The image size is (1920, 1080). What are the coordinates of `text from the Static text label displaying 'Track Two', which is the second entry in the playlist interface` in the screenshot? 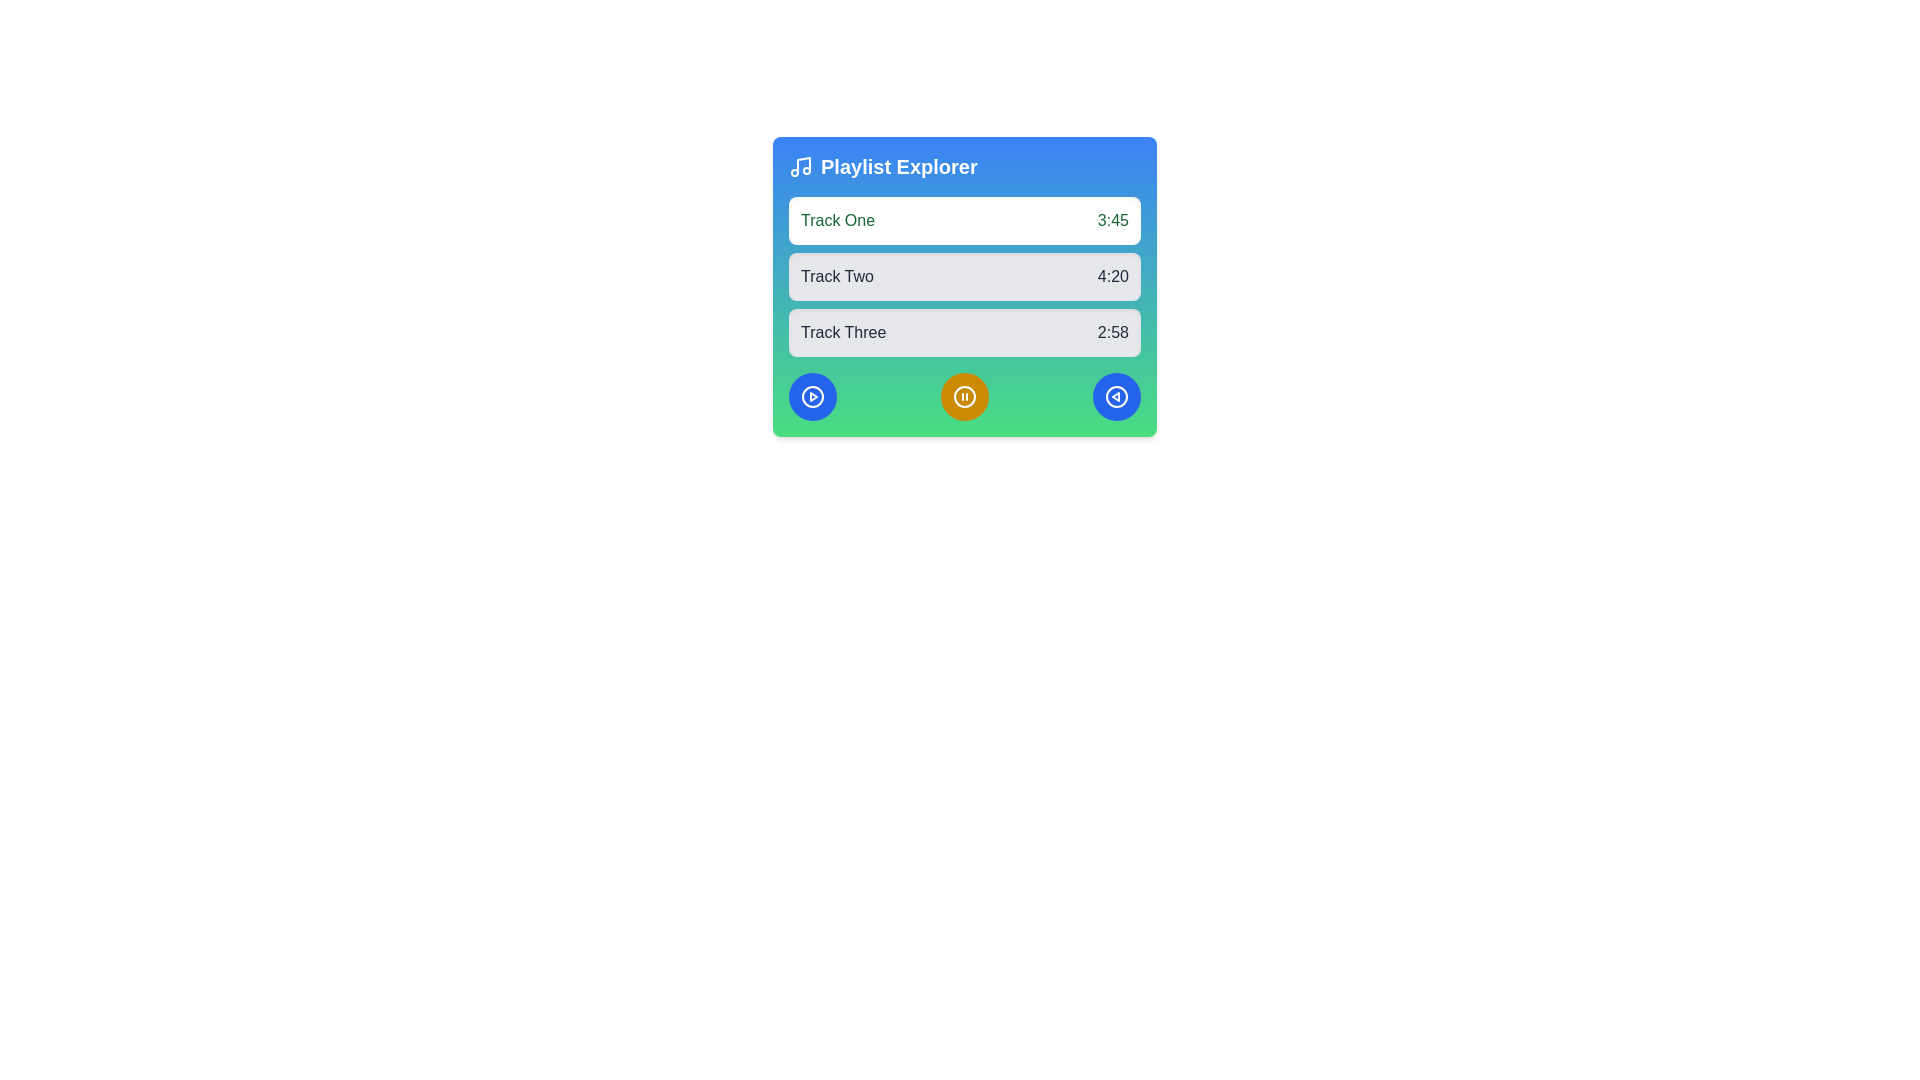 It's located at (837, 277).